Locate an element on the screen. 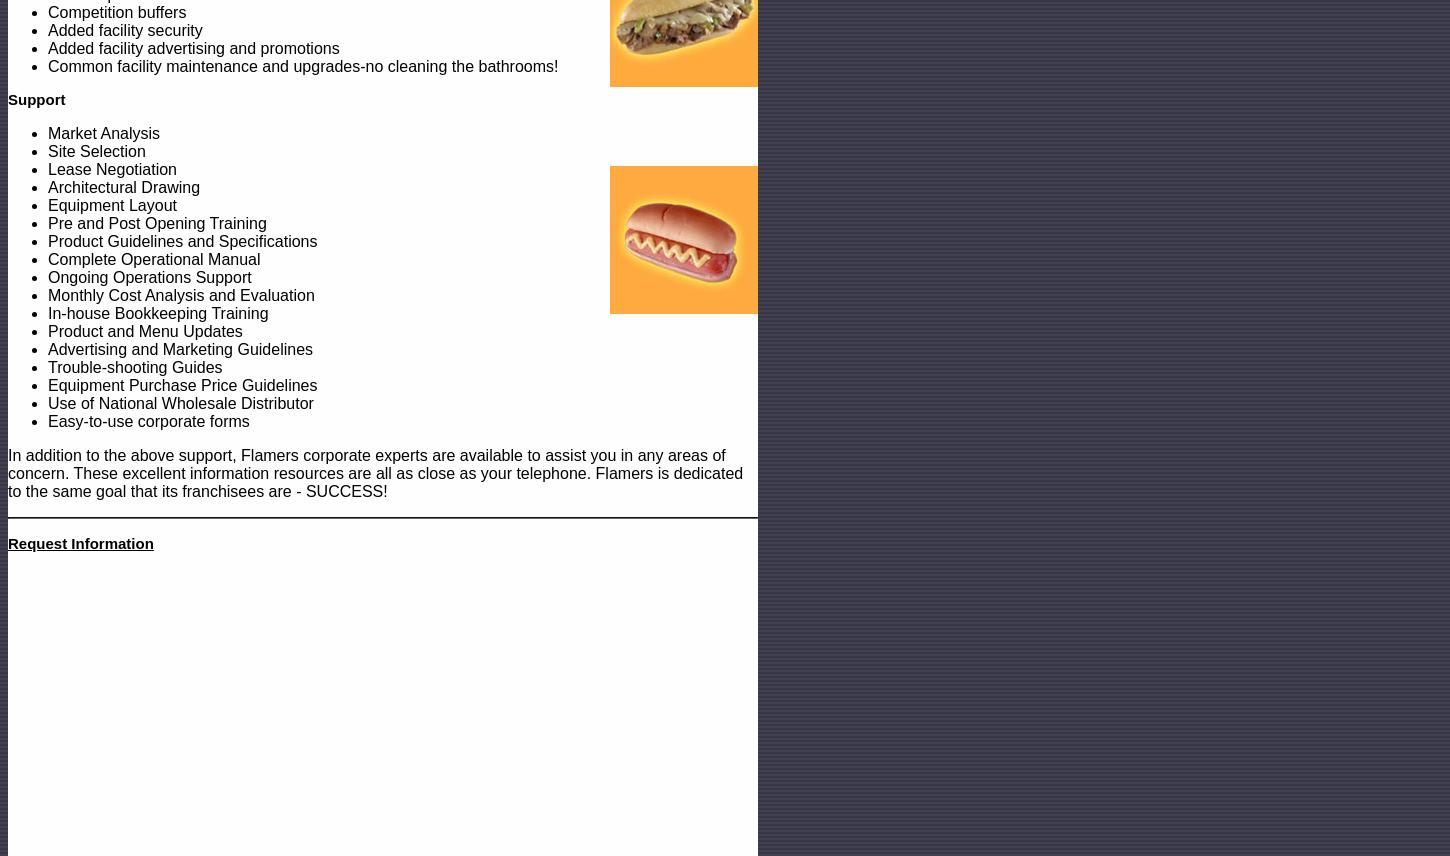 This screenshot has height=856, width=1450. 'In addition to the above support, Flamers corporate experts are available to assist you in any areas of concern. These excellent information resources are all as close as your telephone. Flamers is dedicated to the same goal that its franchisees are - SUCCESS!' is located at coordinates (374, 472).